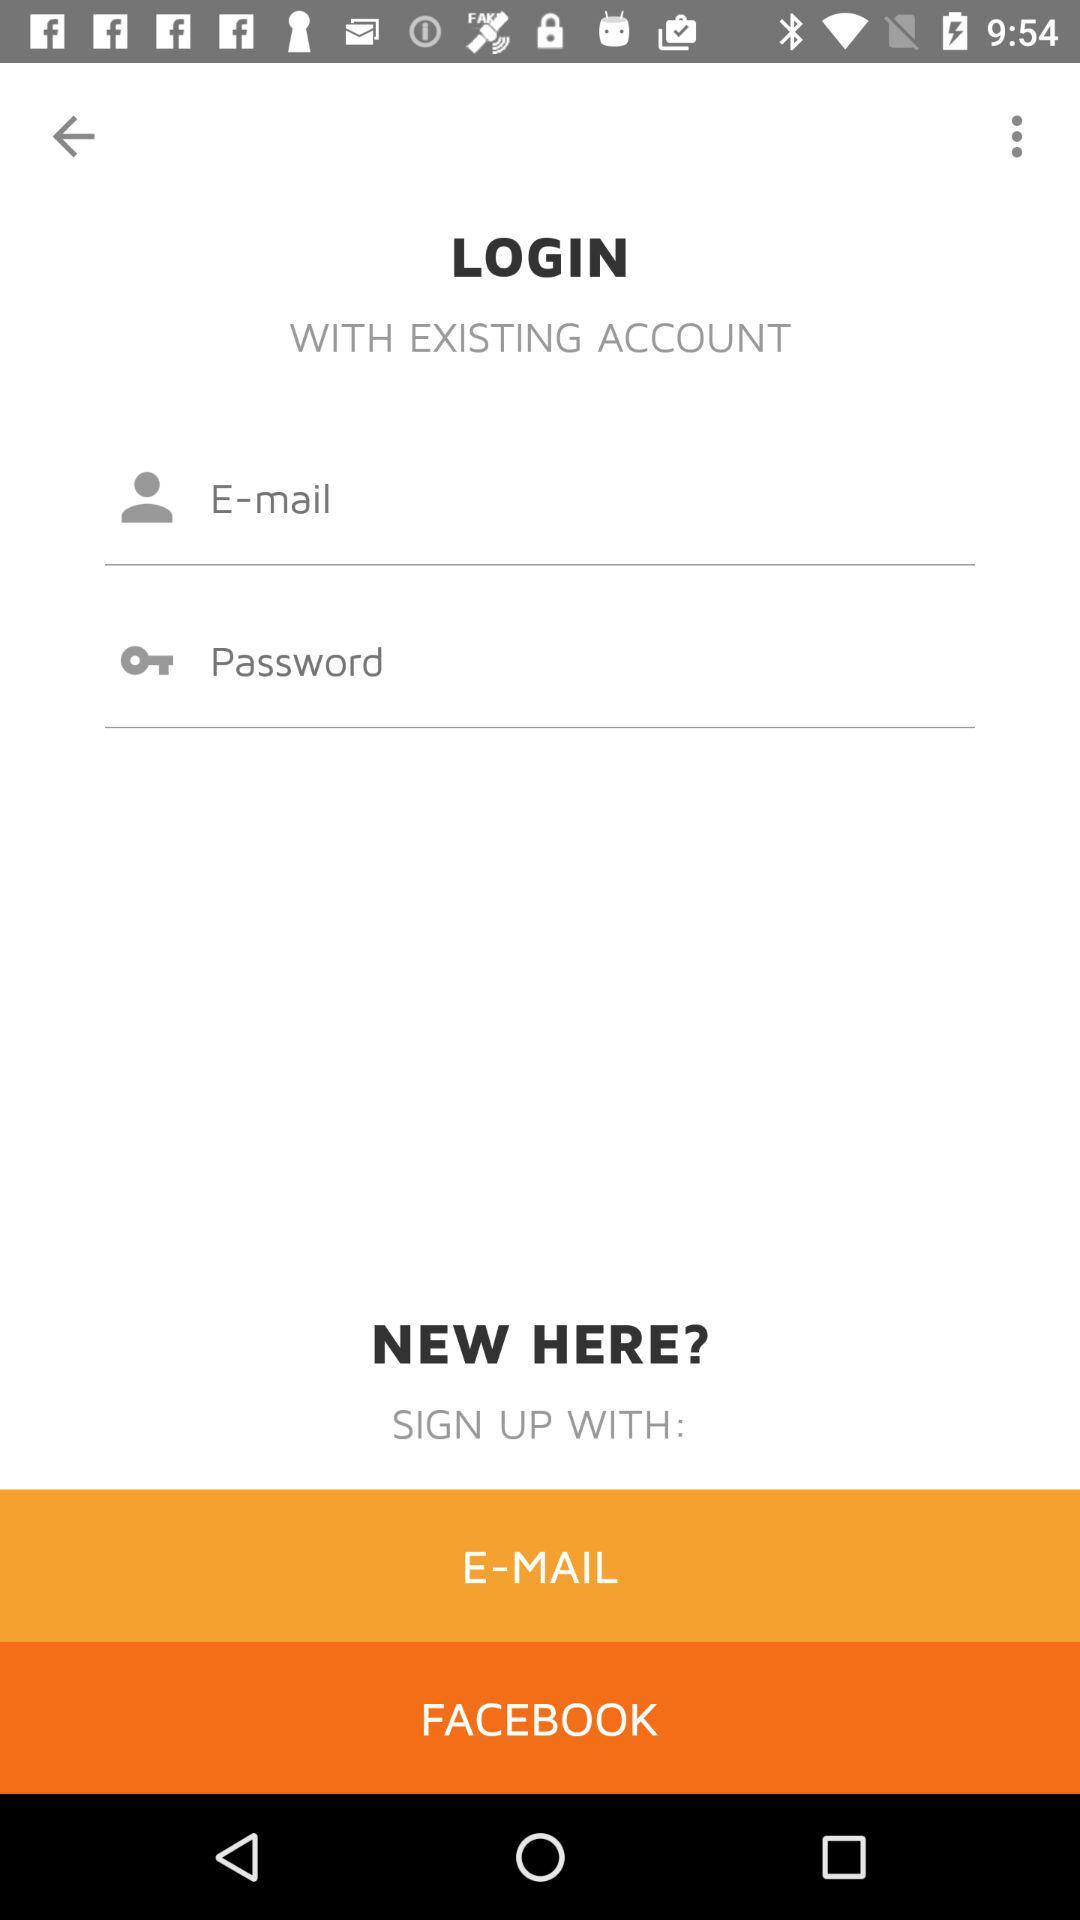 The width and height of the screenshot is (1080, 1920). What do you see at coordinates (540, 660) in the screenshot?
I see `the icon above new here?` at bounding box center [540, 660].